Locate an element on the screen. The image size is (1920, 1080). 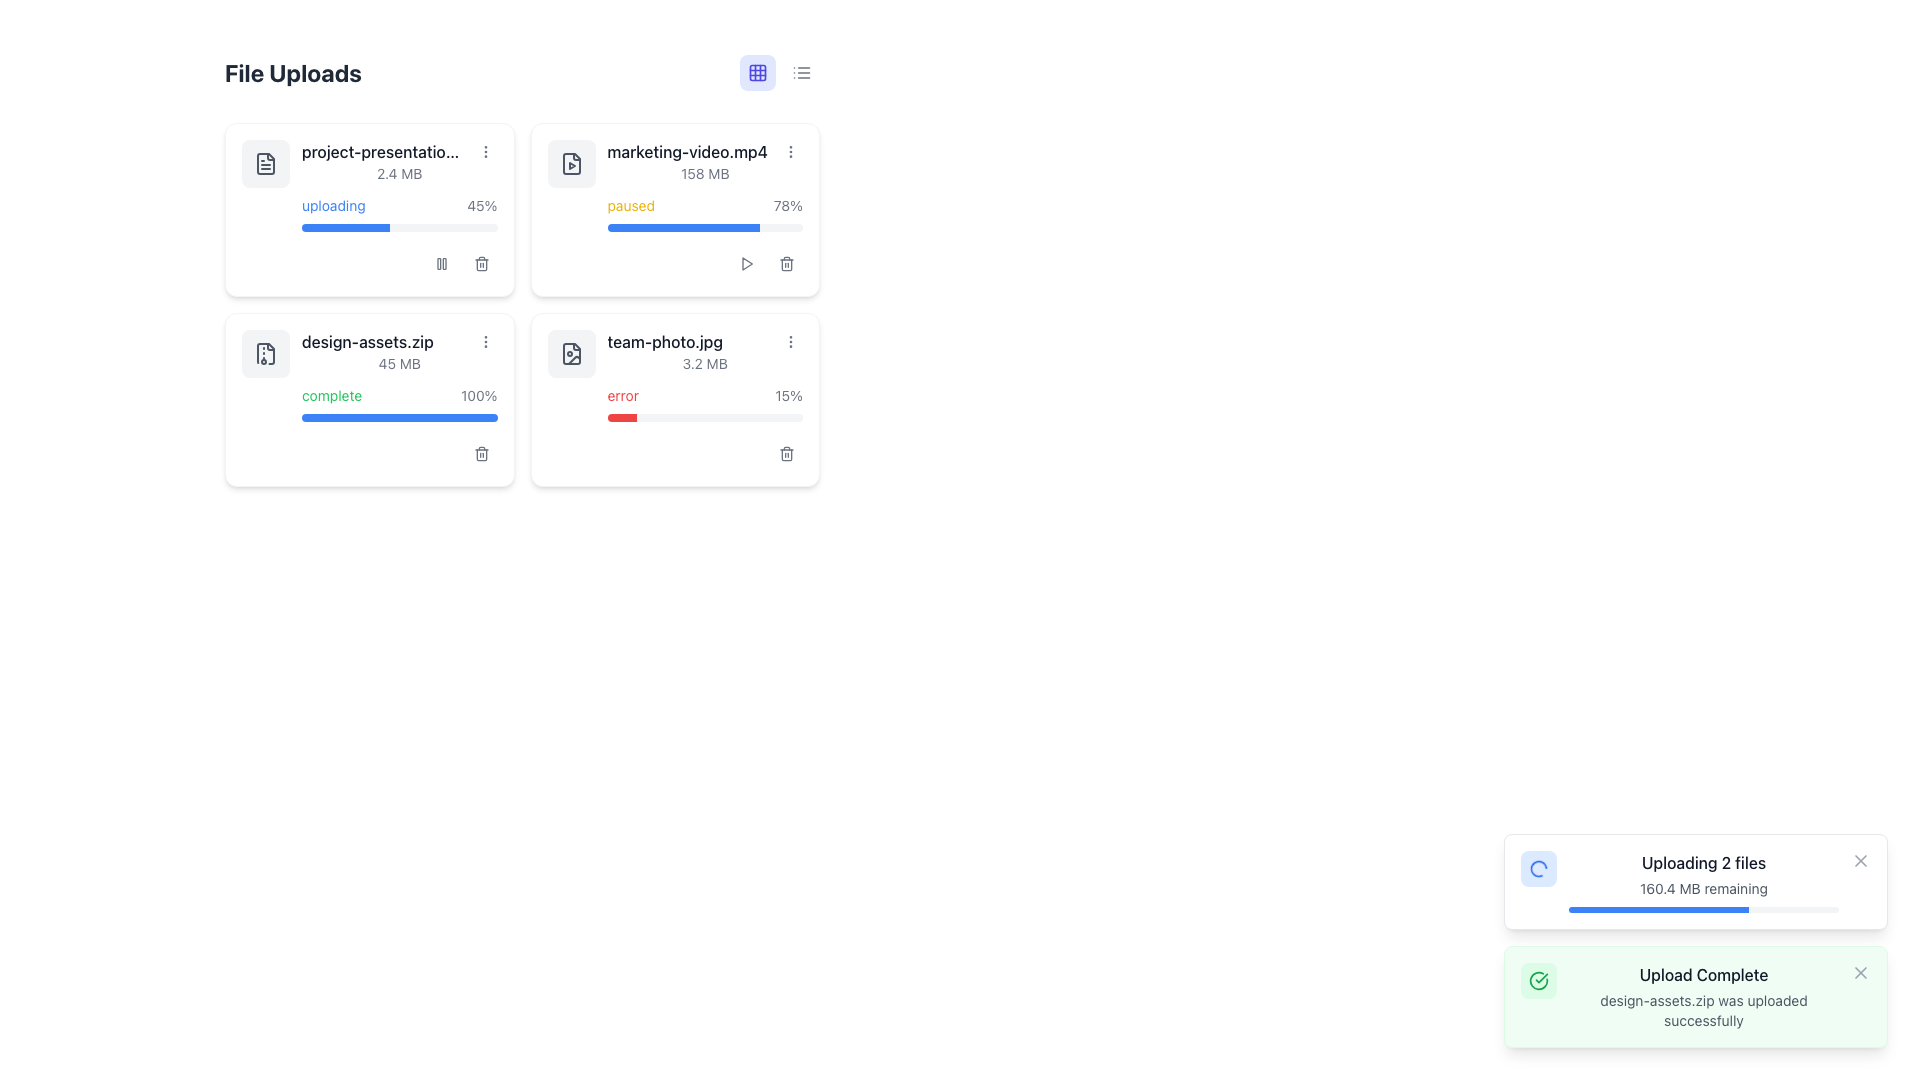
the green notification box that informs the user about the successful upload of 'design-assets.zip' is located at coordinates (1694, 996).